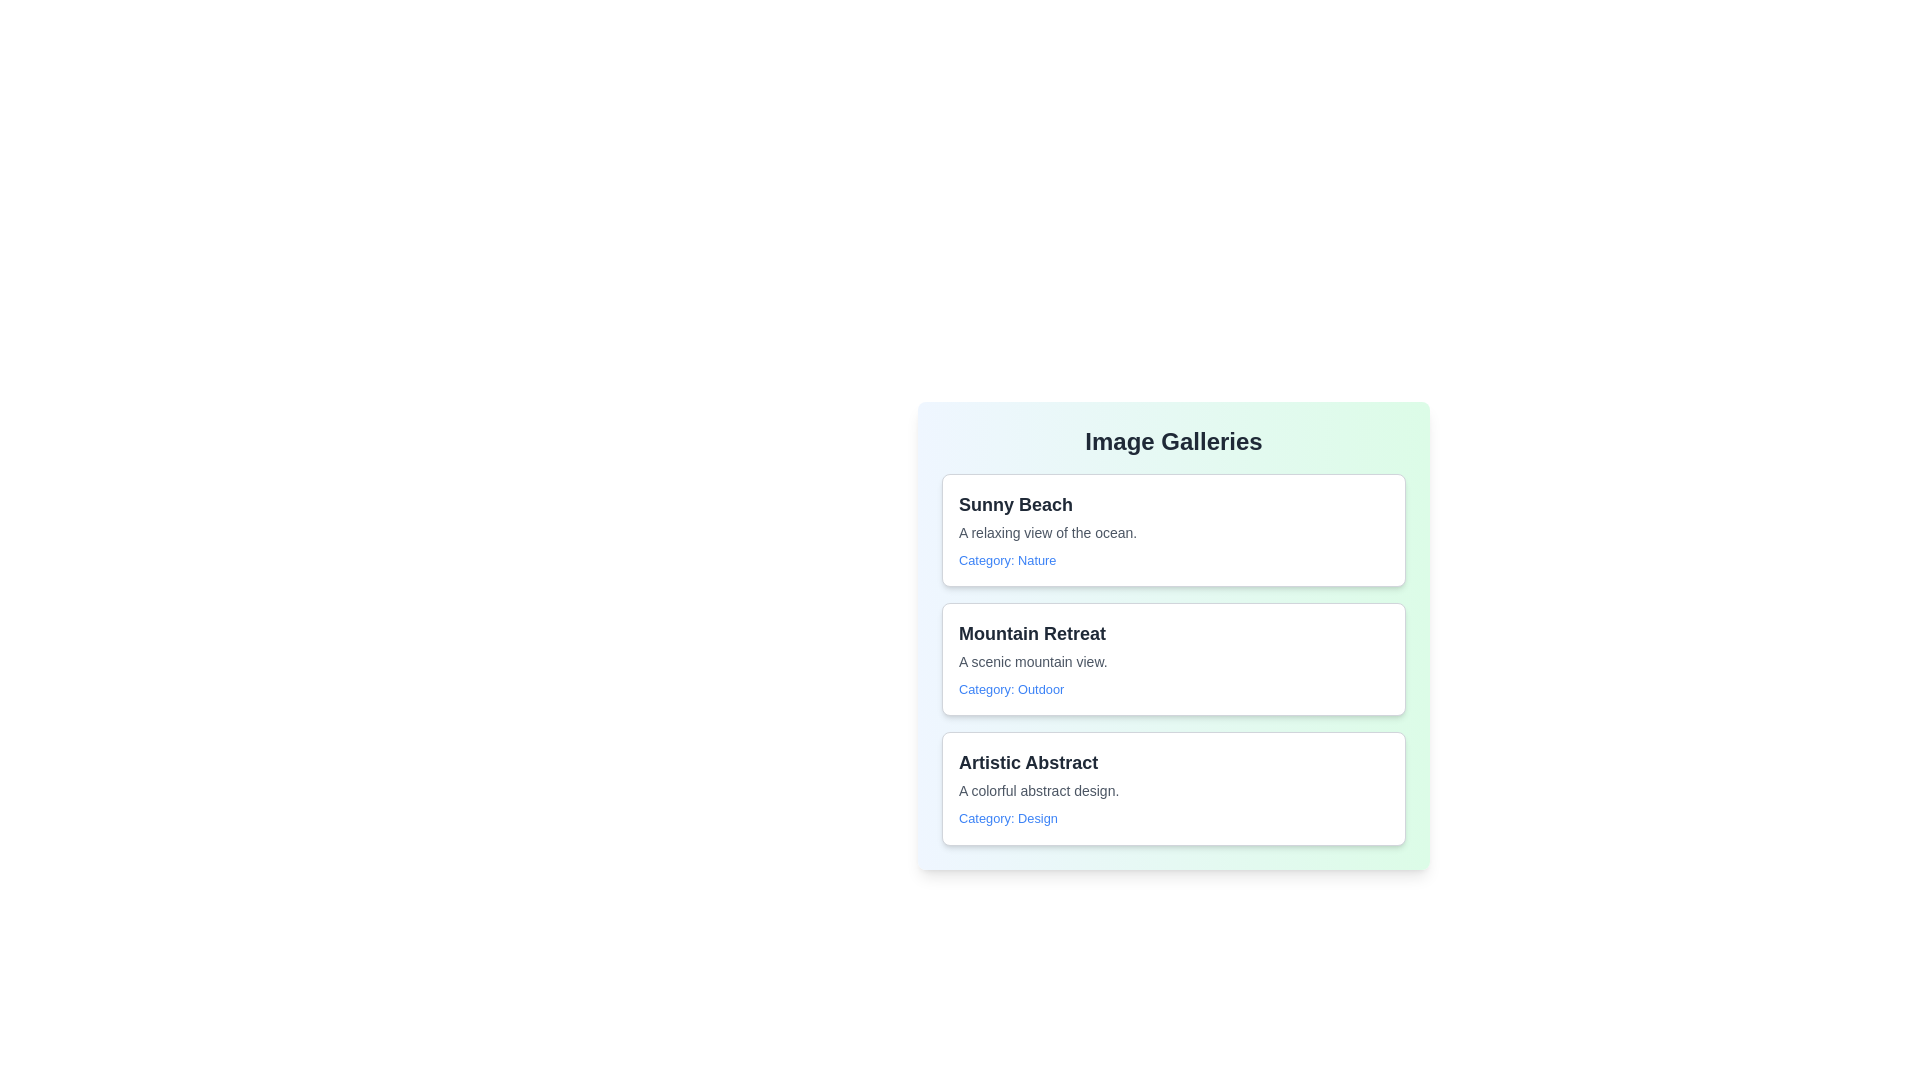 The image size is (1920, 1080). Describe the element at coordinates (1174, 788) in the screenshot. I see `the item with title Artistic Abstract` at that location.